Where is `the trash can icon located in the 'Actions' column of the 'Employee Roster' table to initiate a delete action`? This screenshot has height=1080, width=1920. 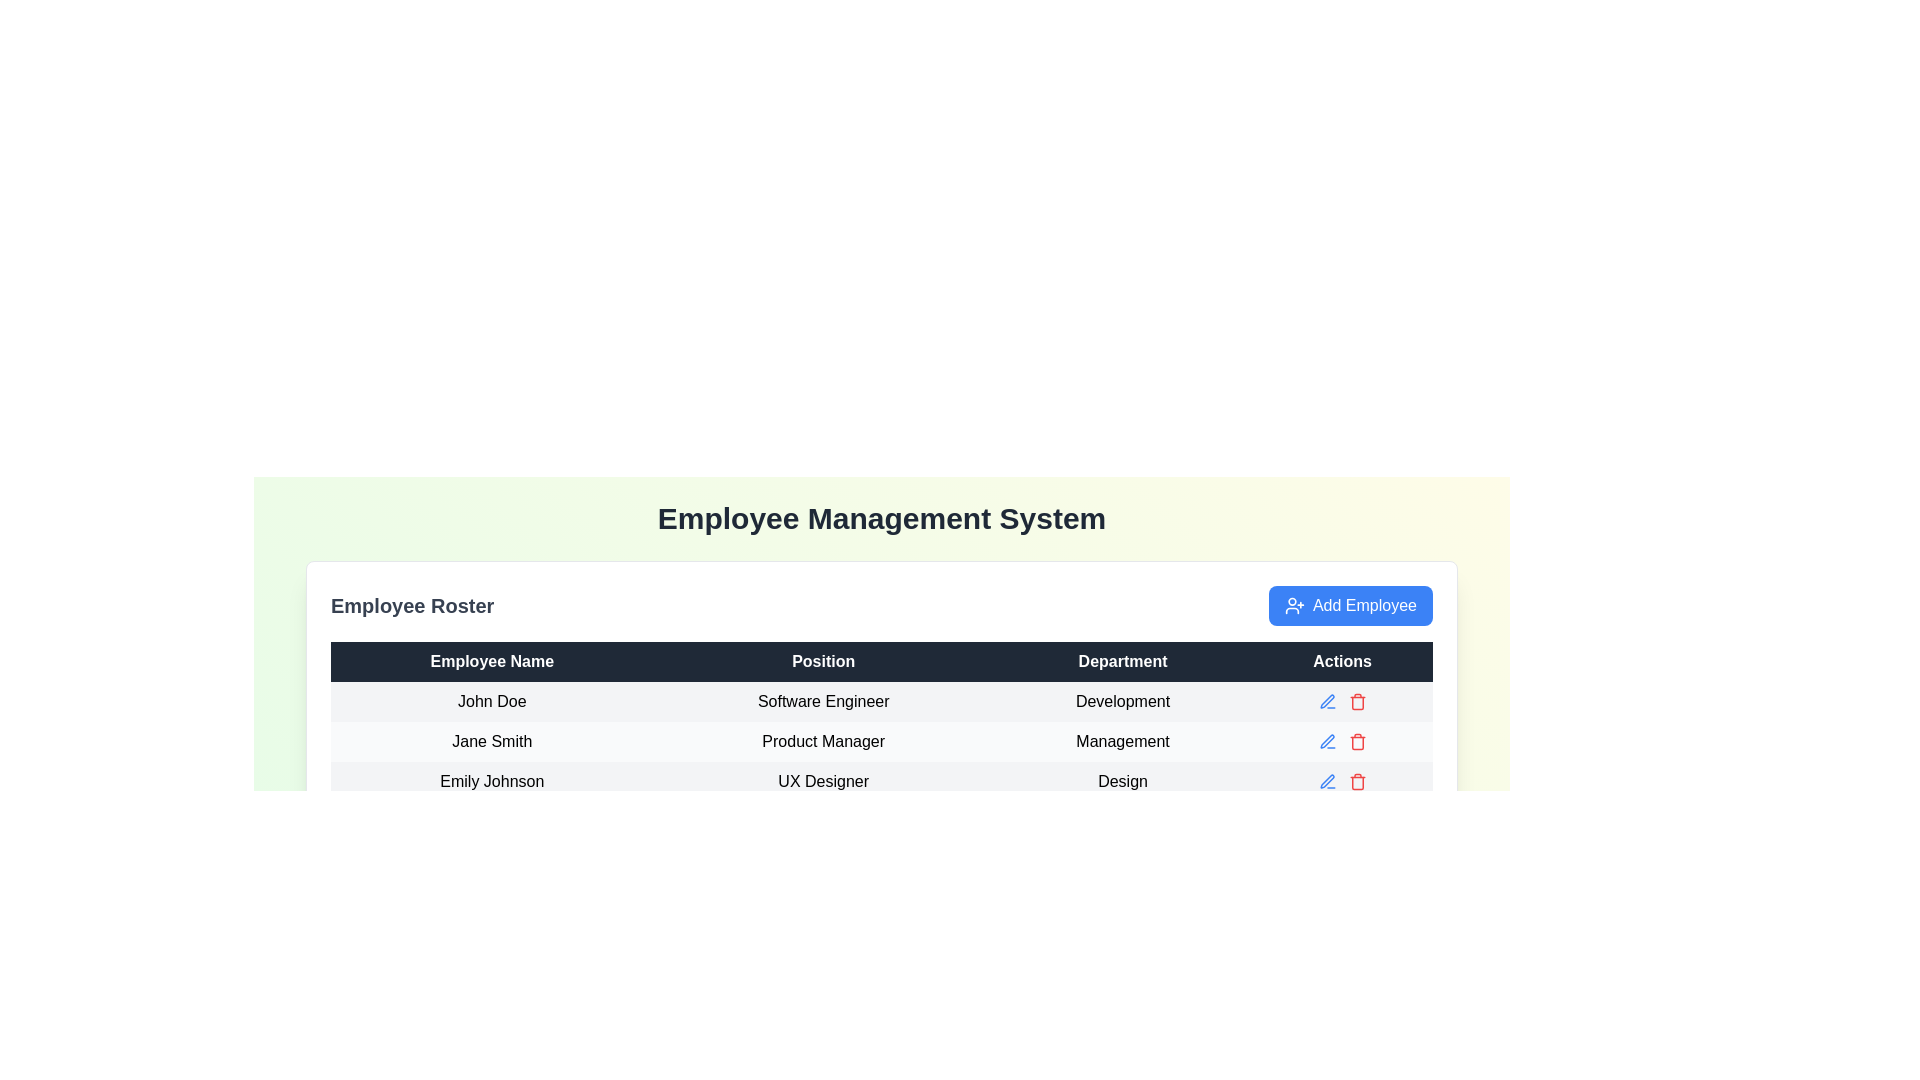 the trash can icon located in the 'Actions' column of the 'Employee Roster' table to initiate a delete action is located at coordinates (1357, 702).